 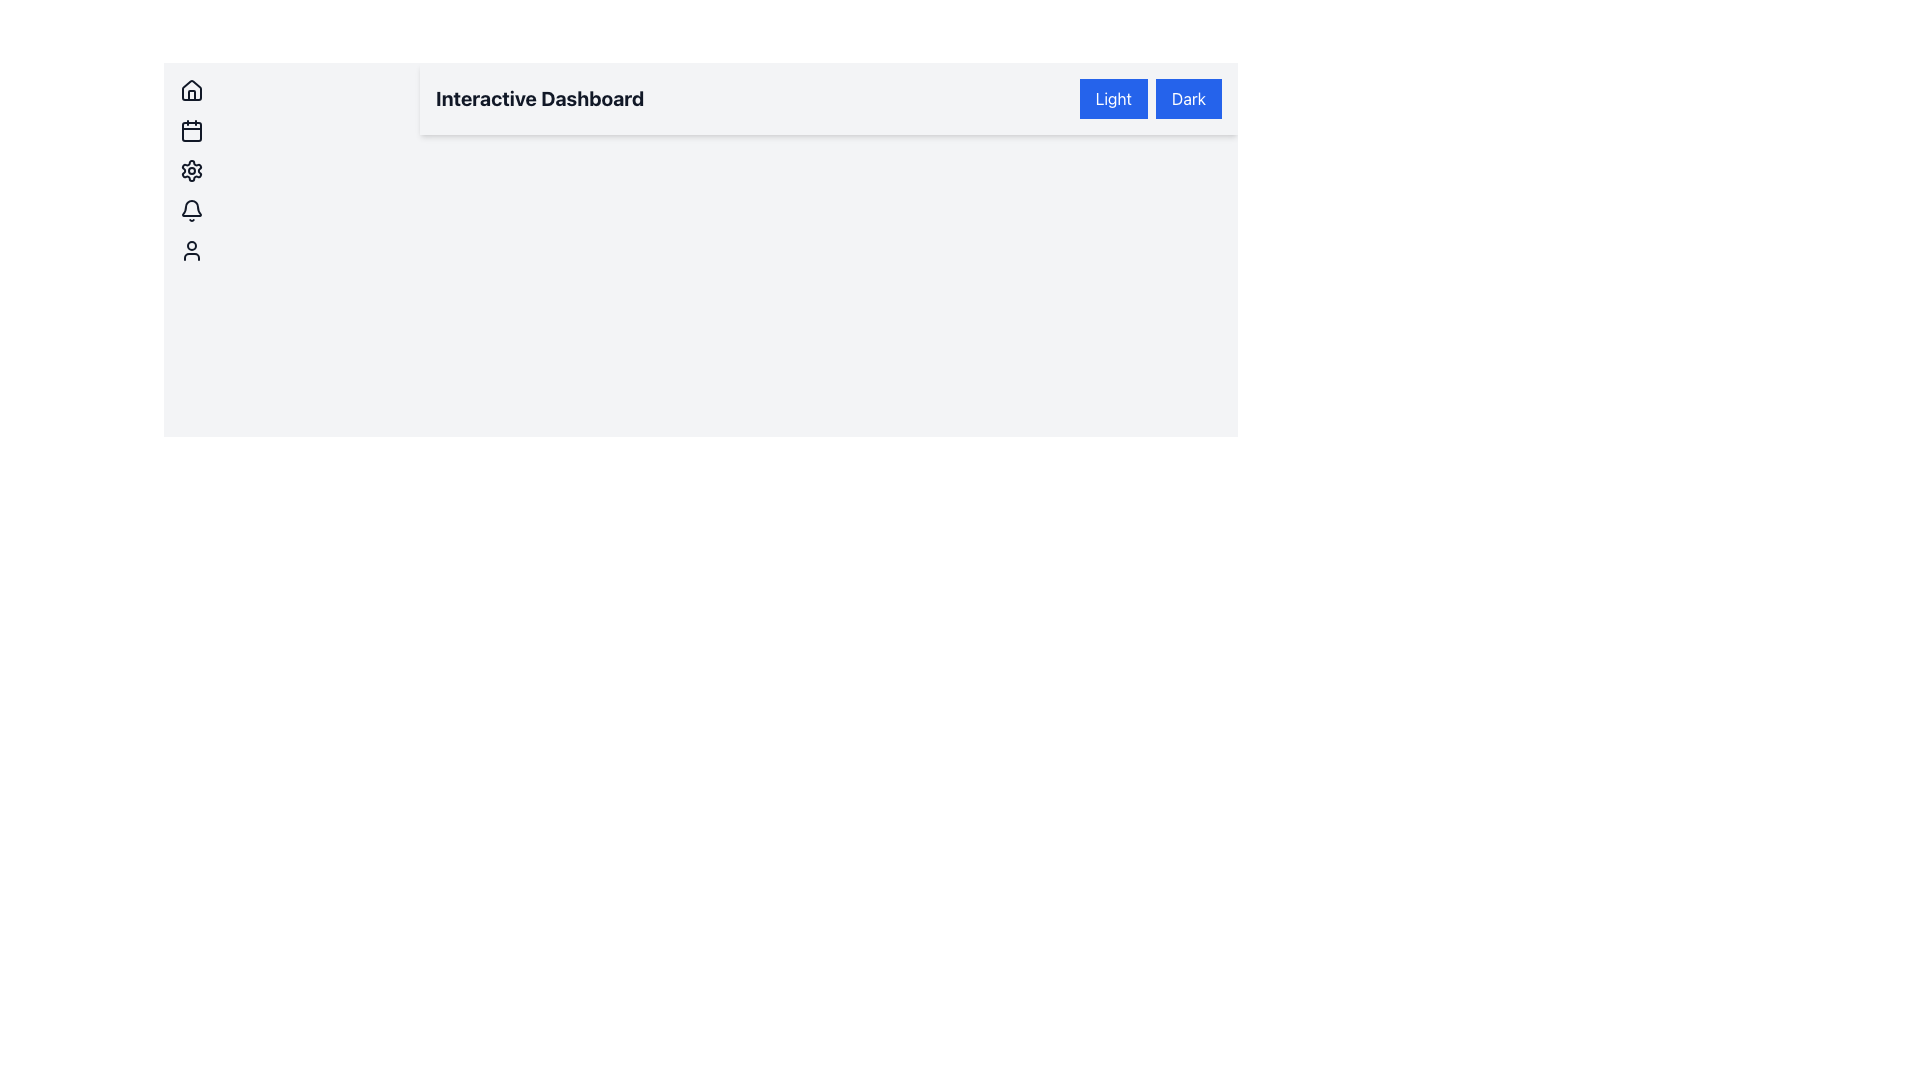 I want to click on the 'Dark' button using tab navigation, so click(x=1189, y=99).